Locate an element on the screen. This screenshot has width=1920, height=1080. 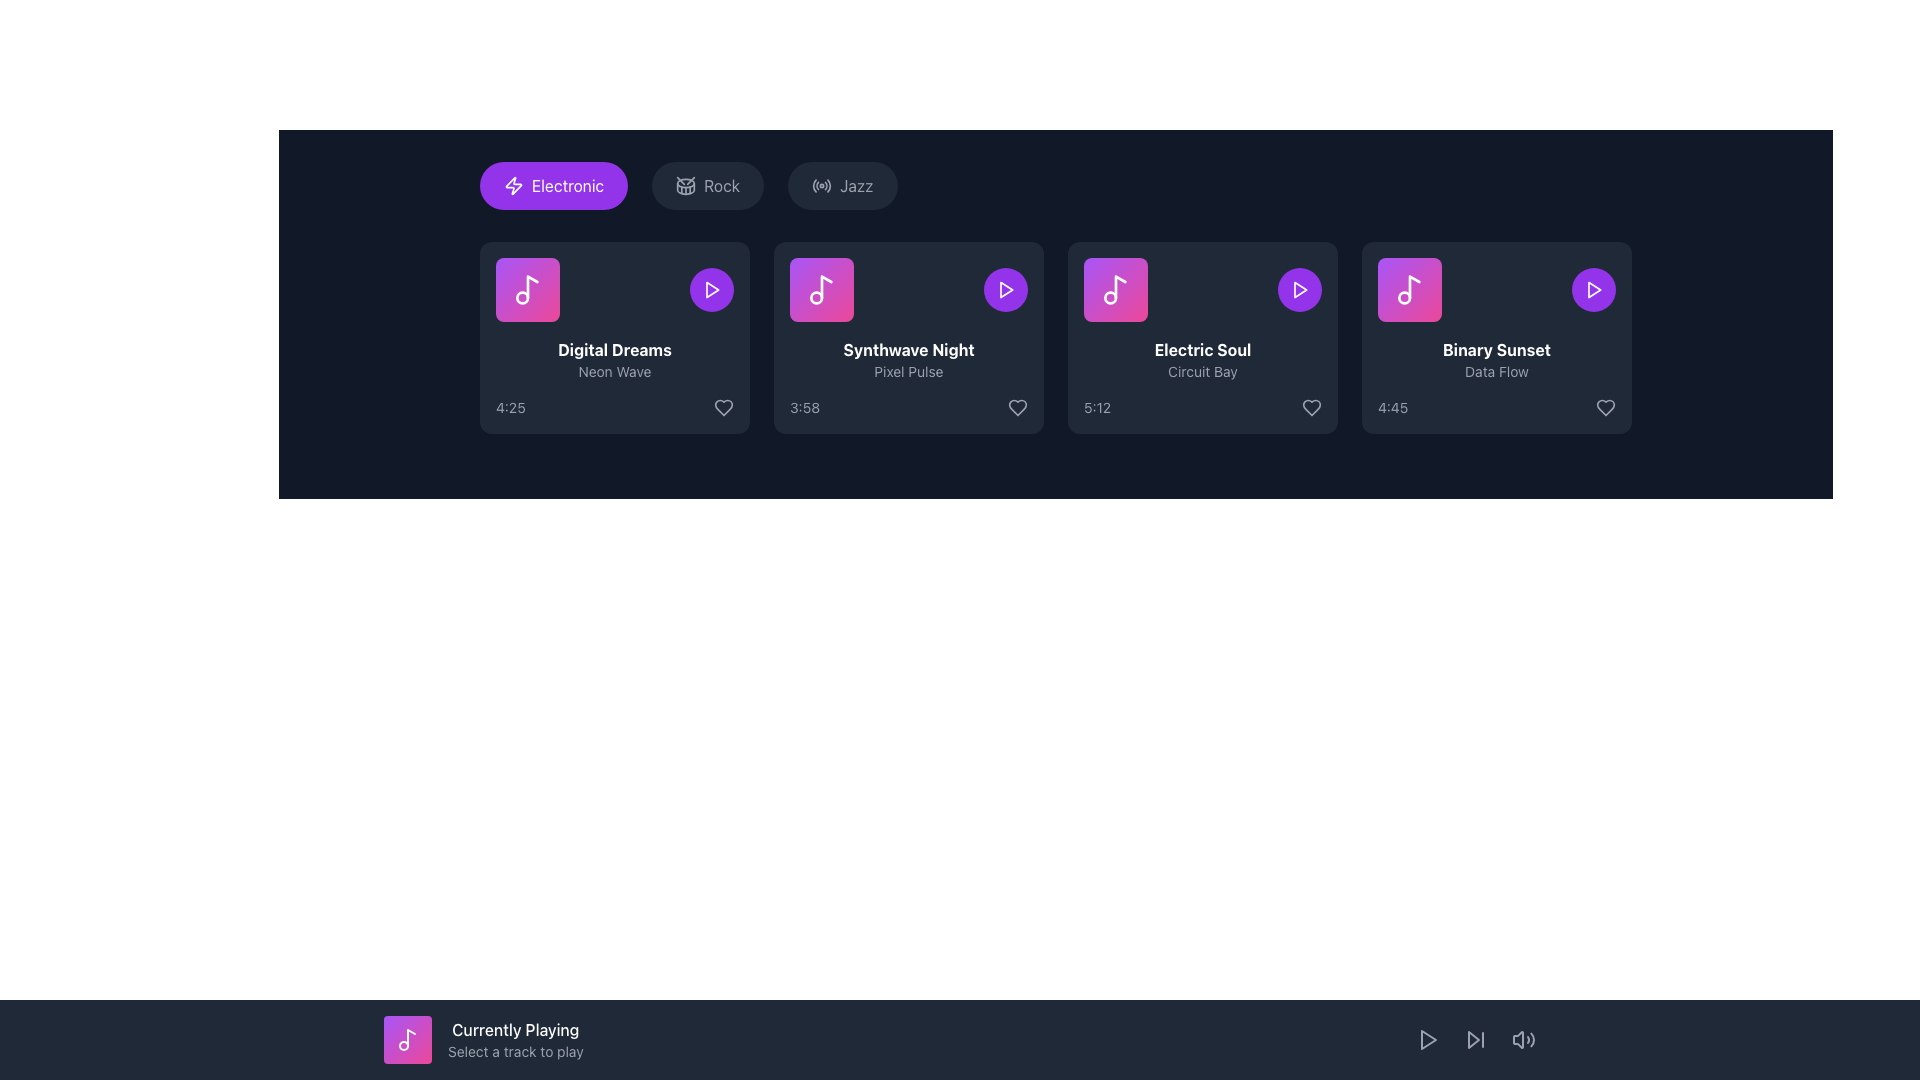
the 'Jazz' genre button, which is a compact, rounded rectangular element with dark gray background and lighter gray text is located at coordinates (856, 185).